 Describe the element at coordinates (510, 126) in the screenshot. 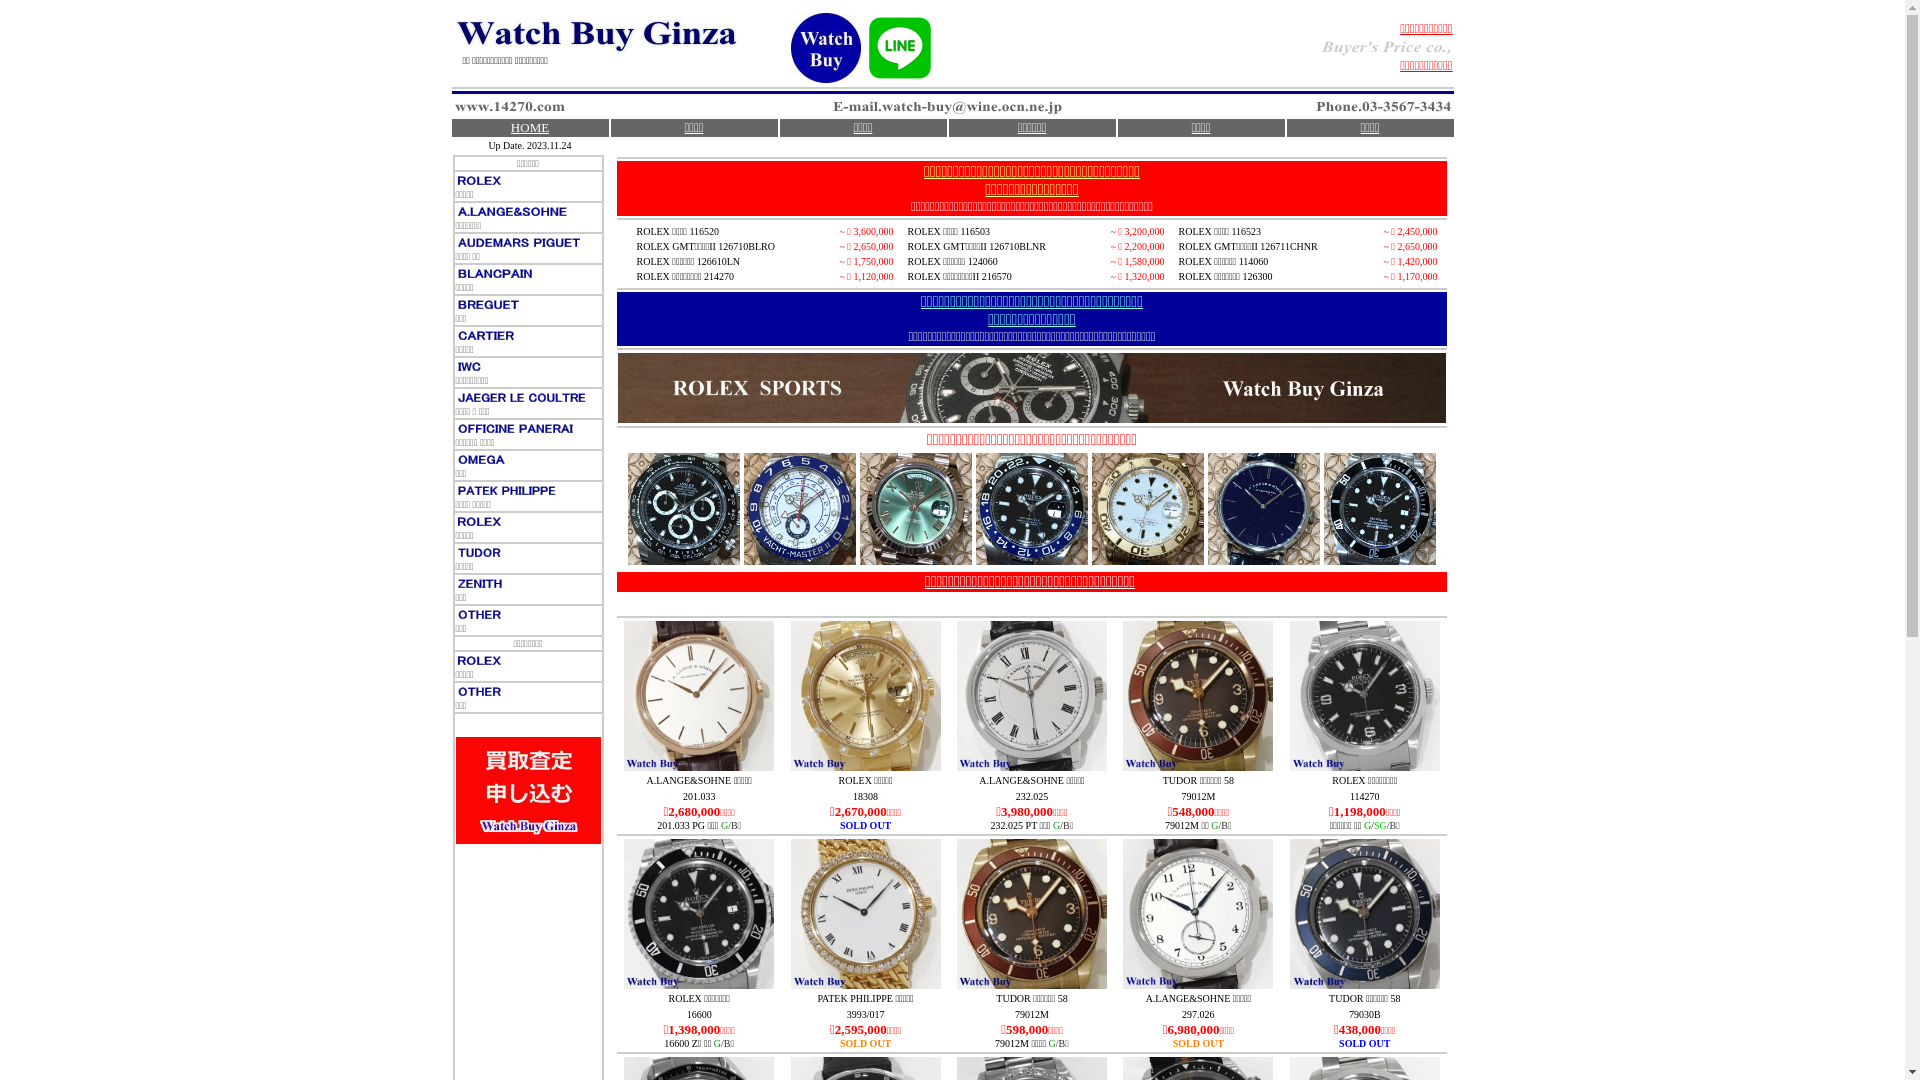

I see `'HOME'` at that location.